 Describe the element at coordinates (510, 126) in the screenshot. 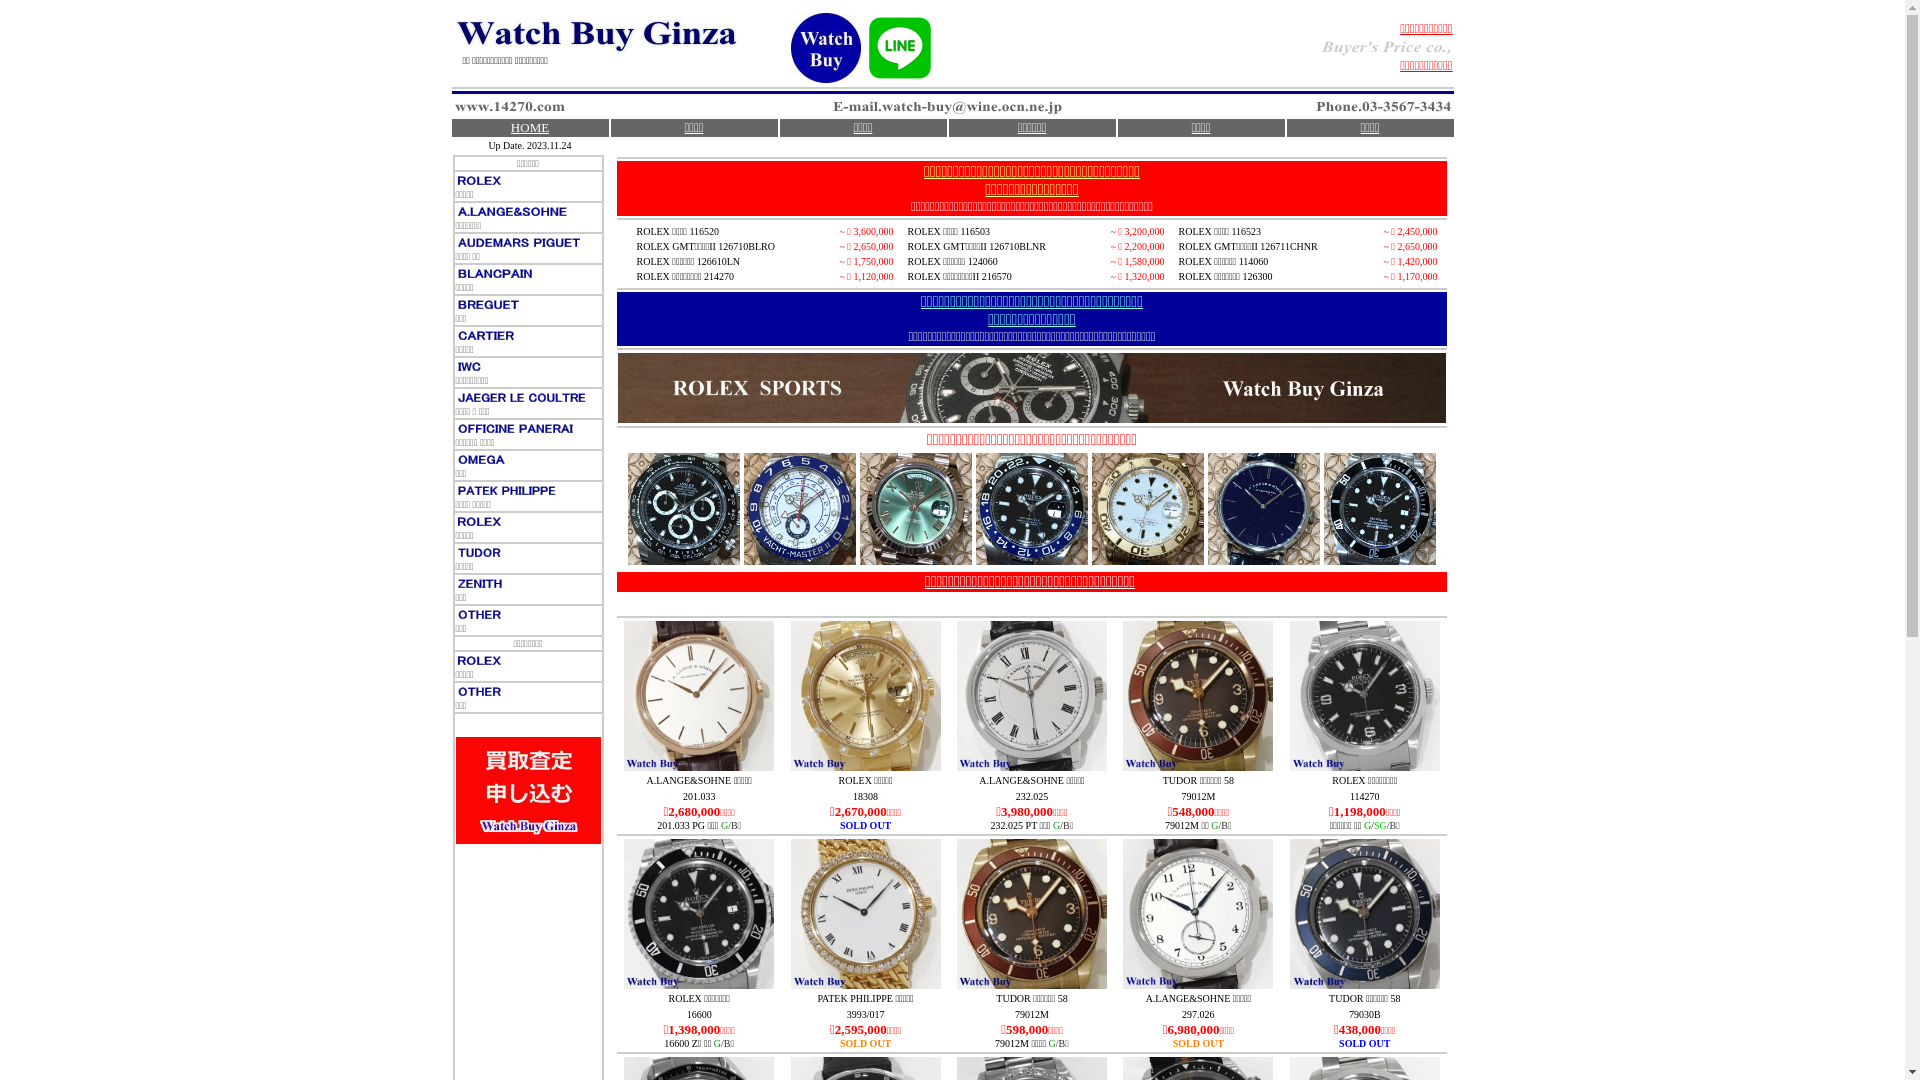

I see `'HOME'` at that location.